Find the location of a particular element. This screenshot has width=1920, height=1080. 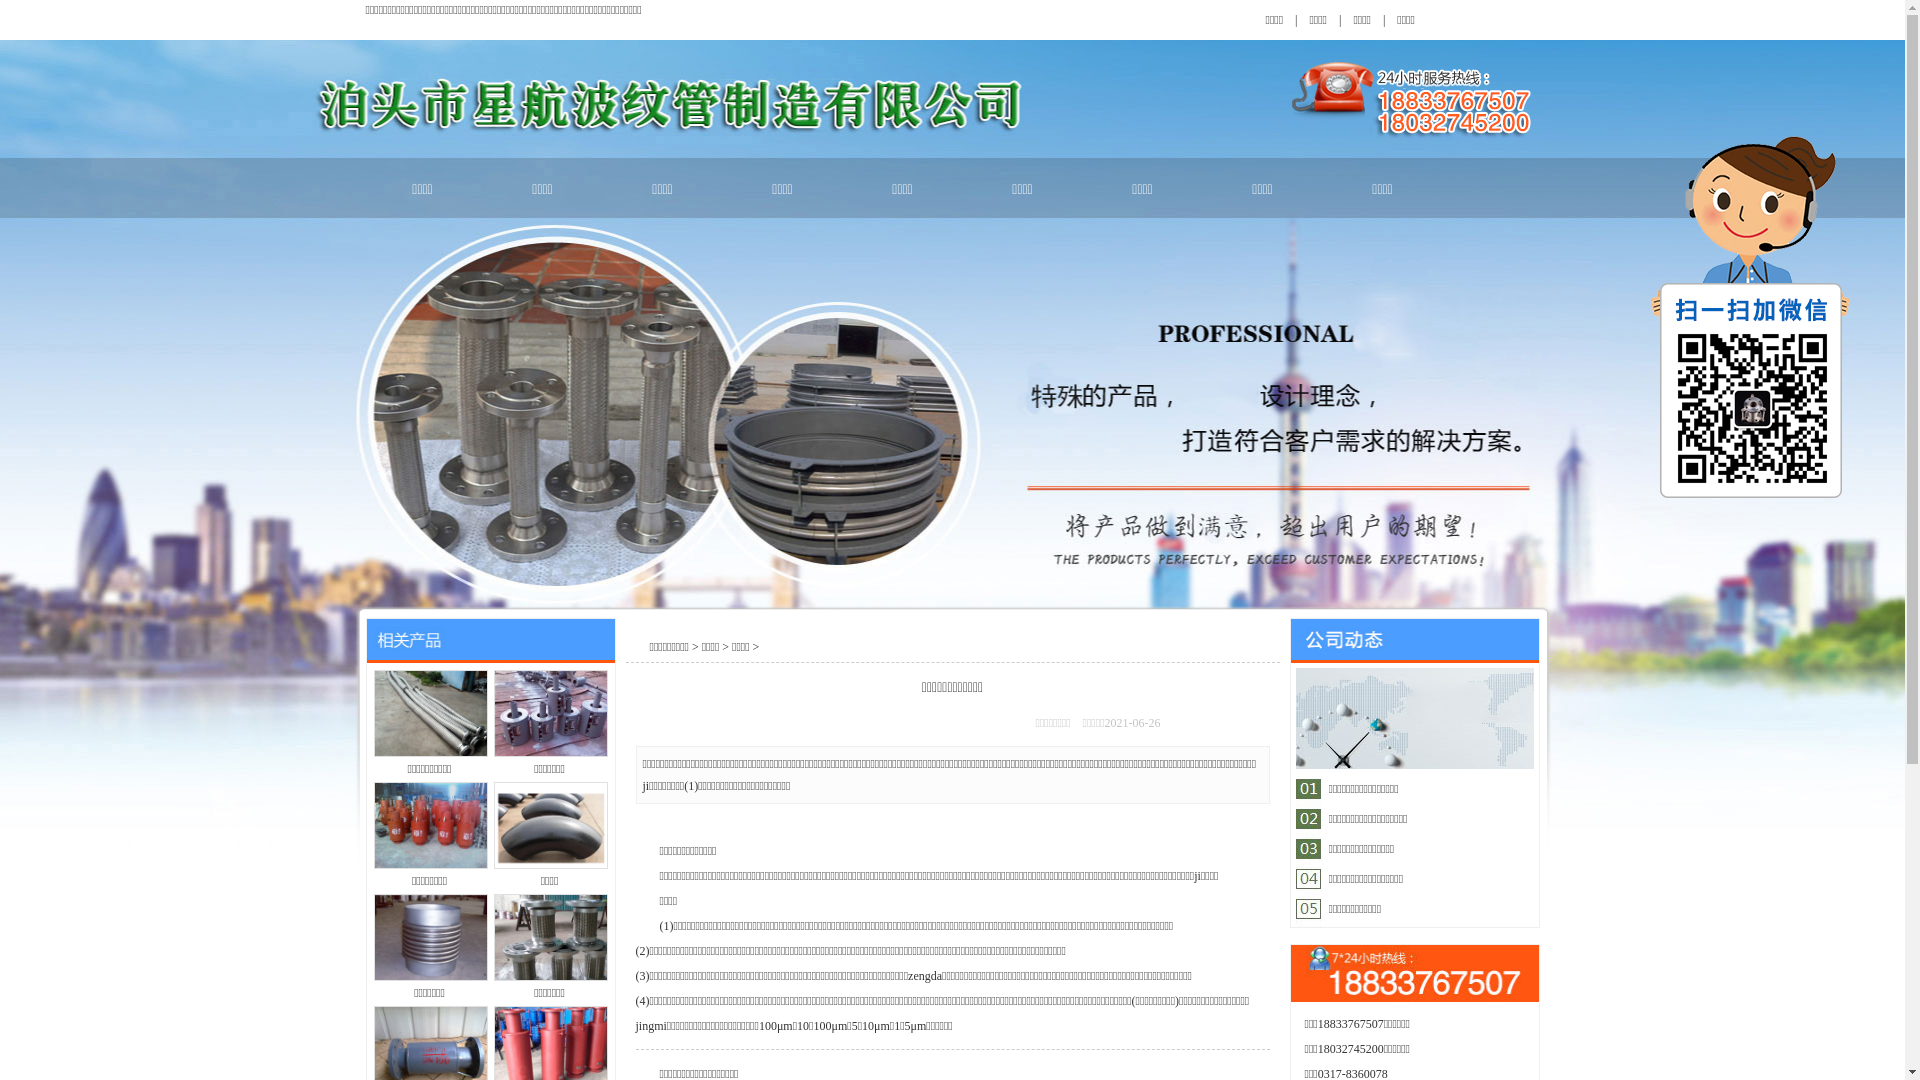

'1' is located at coordinates (1361, 789).